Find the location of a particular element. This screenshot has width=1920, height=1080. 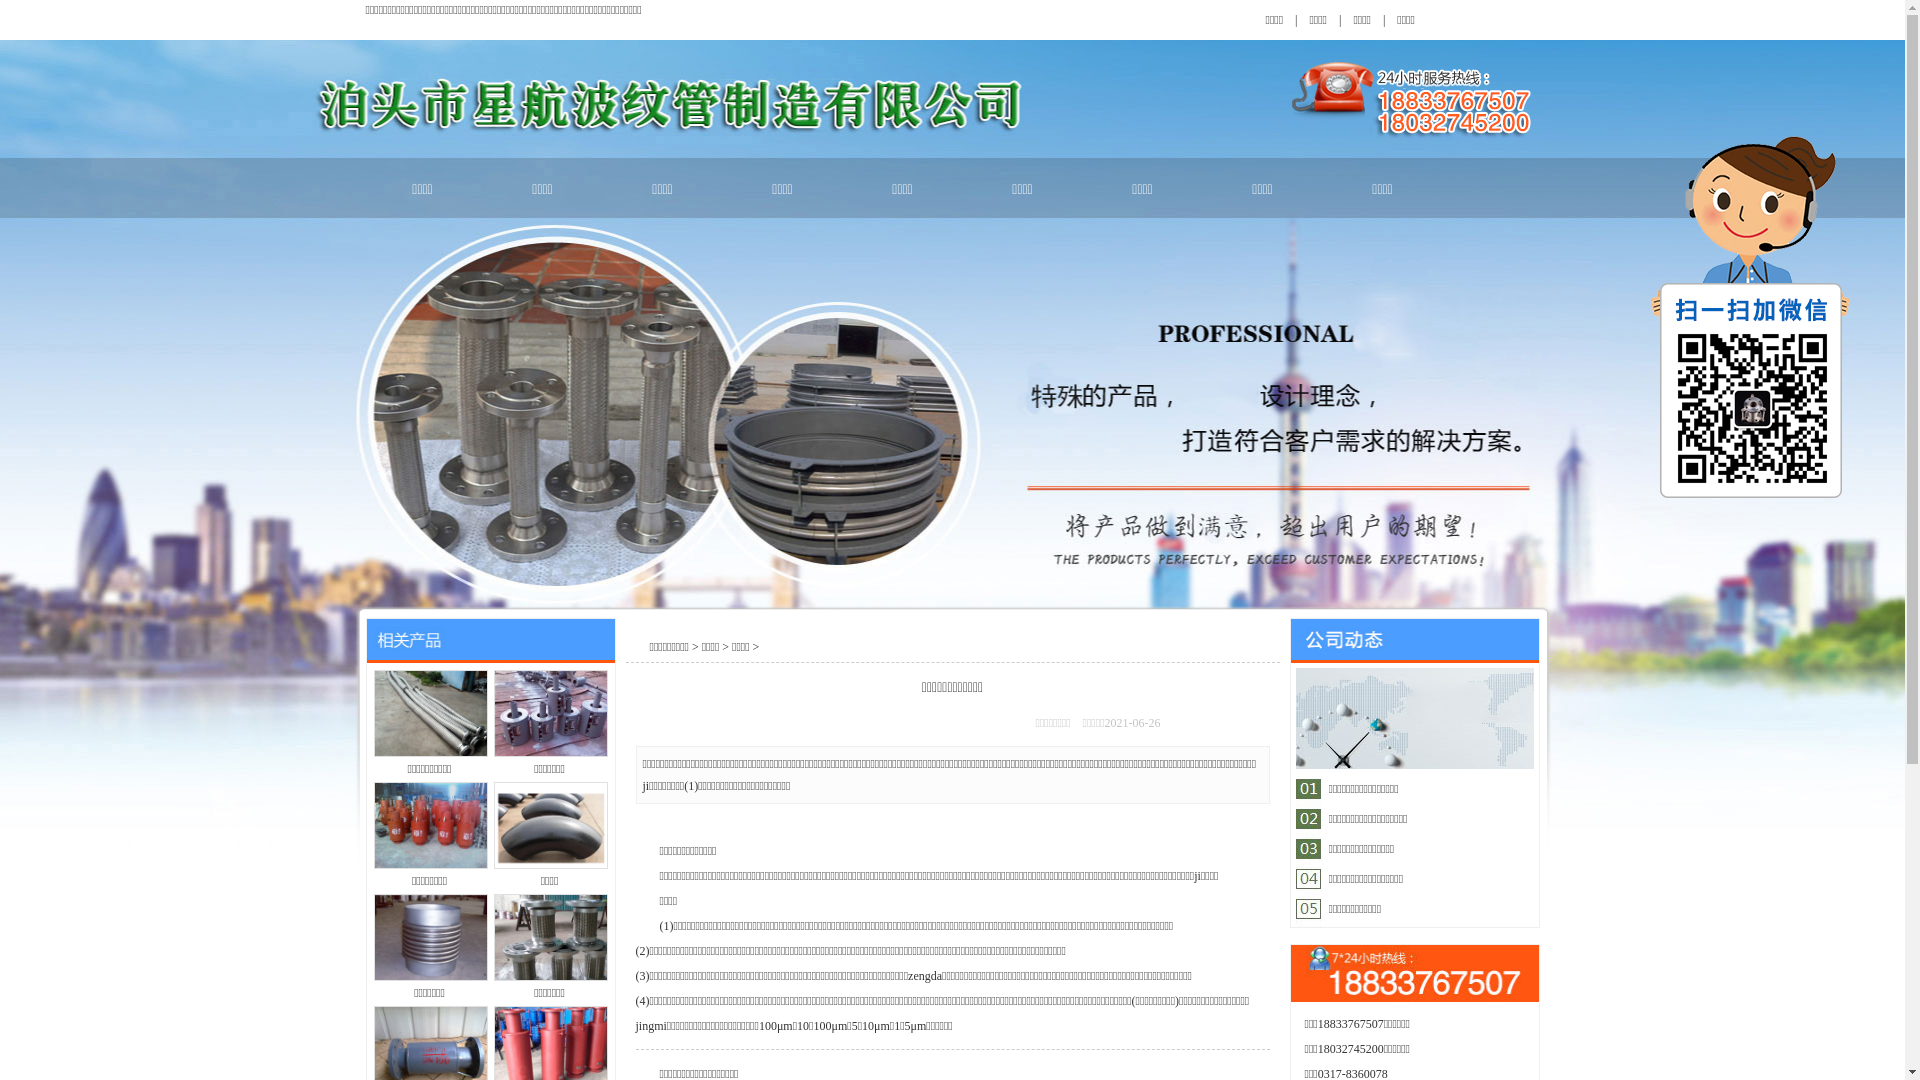

'1' is located at coordinates (1361, 789).